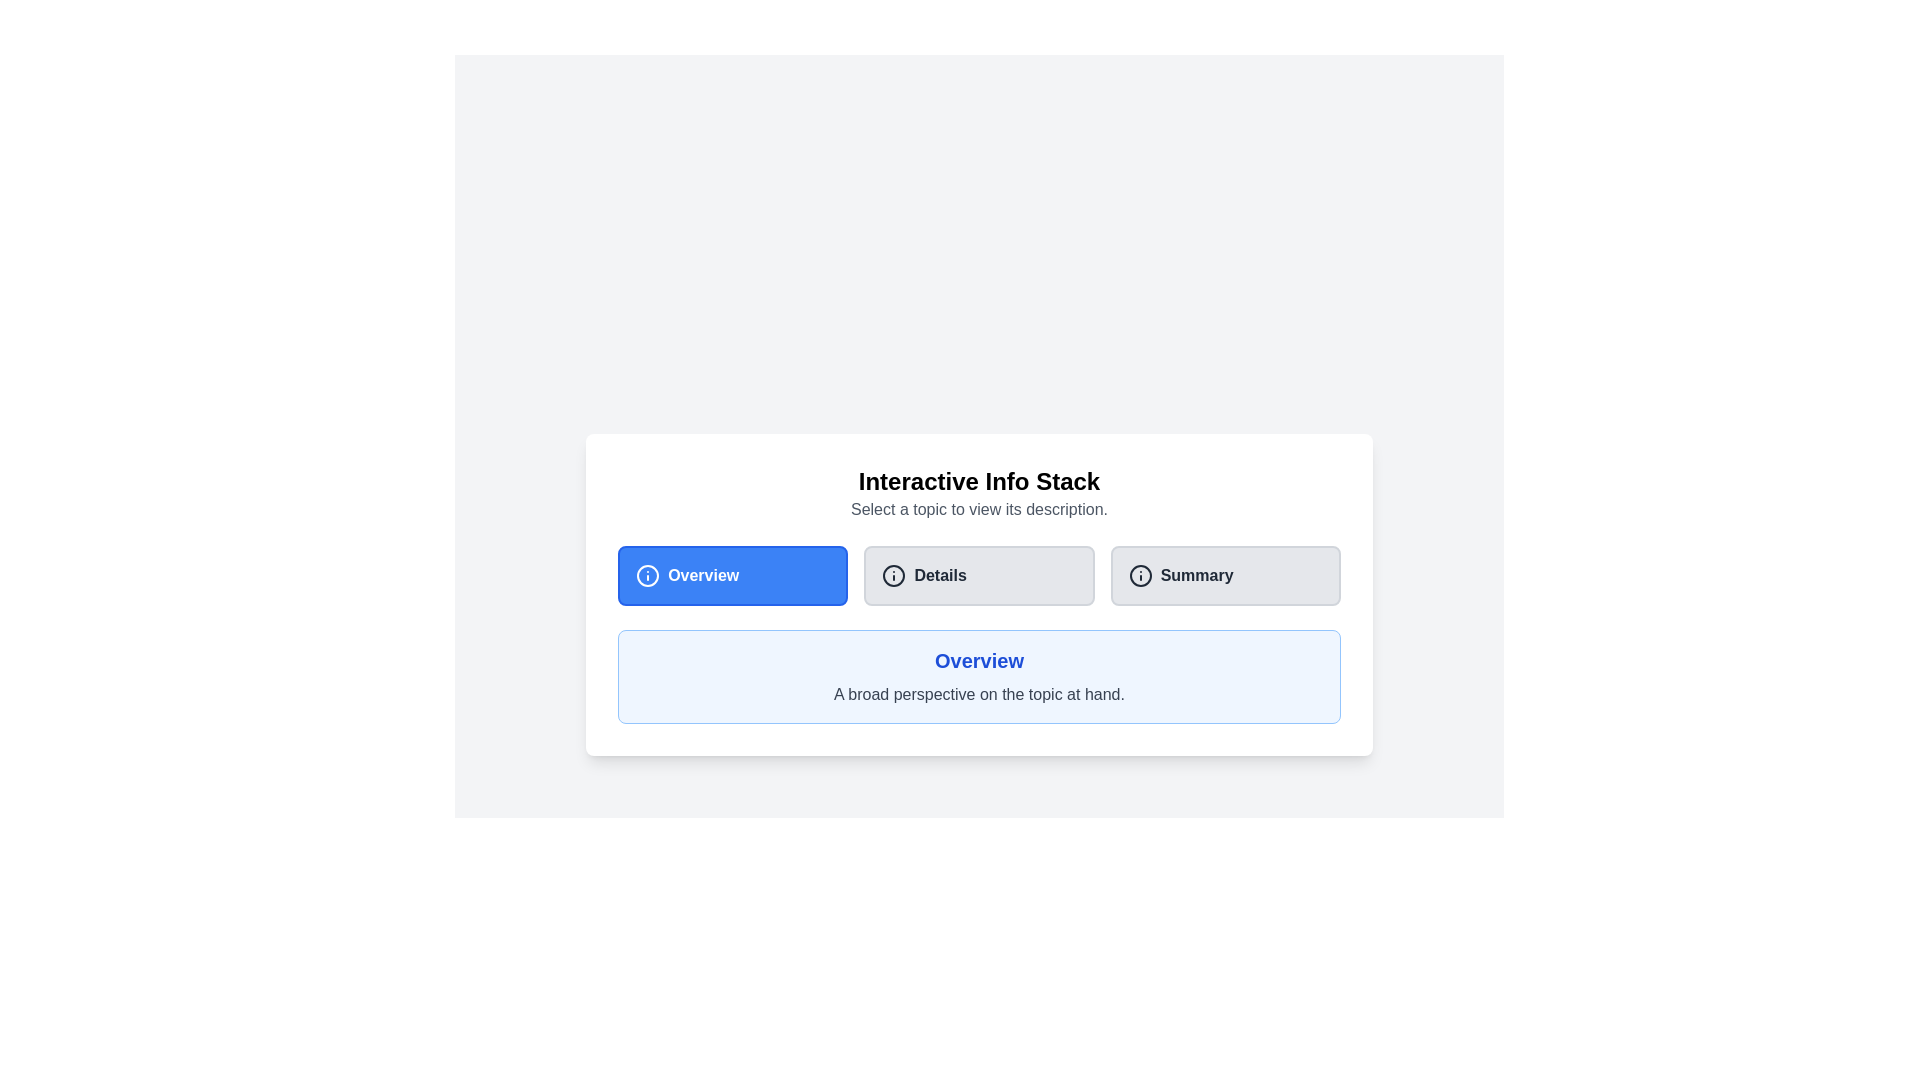 The width and height of the screenshot is (1920, 1080). What do you see at coordinates (979, 575) in the screenshot?
I see `the middle button in the horizontal layout of three buttons to observe visual feedback` at bounding box center [979, 575].